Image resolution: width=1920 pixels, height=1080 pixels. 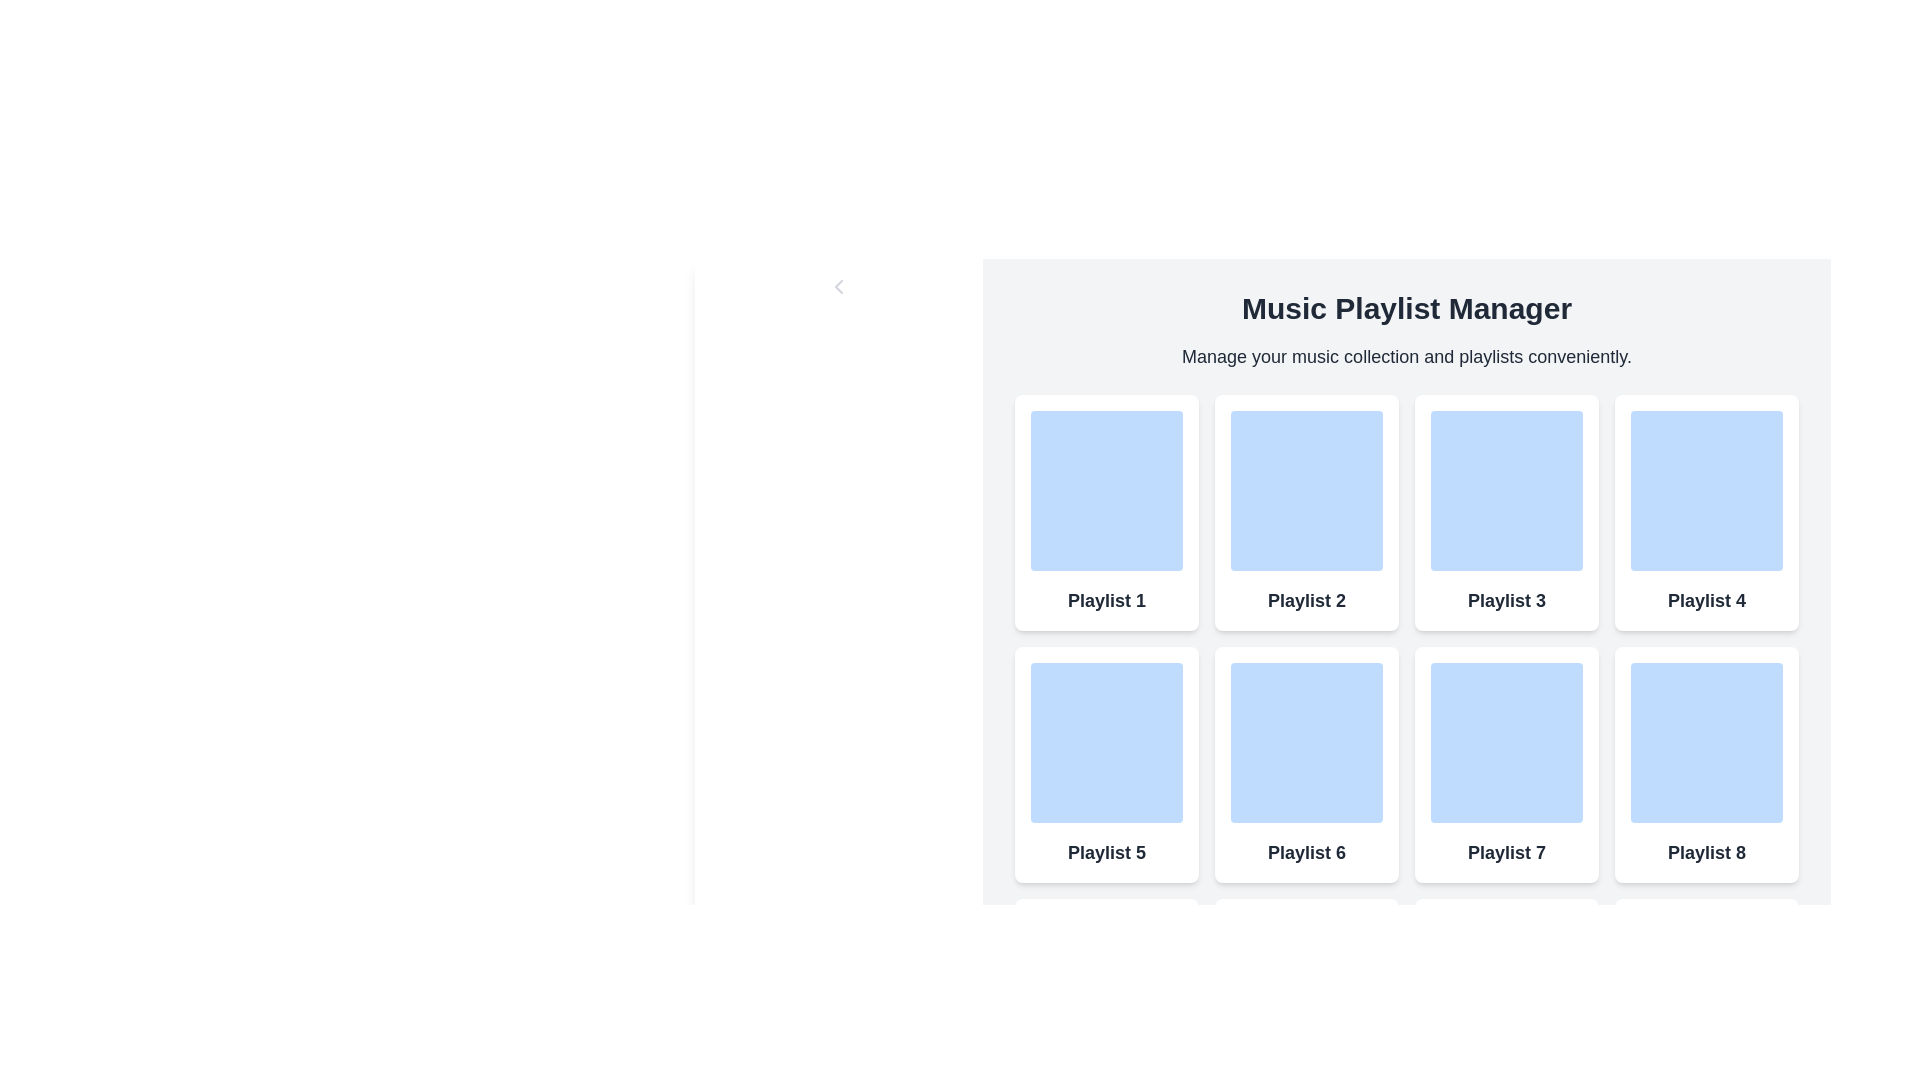 What do you see at coordinates (1405, 356) in the screenshot?
I see `descriptive text label located below the header 'Music Playlist Manager', which provides instructions for managing music collections and playlists` at bounding box center [1405, 356].